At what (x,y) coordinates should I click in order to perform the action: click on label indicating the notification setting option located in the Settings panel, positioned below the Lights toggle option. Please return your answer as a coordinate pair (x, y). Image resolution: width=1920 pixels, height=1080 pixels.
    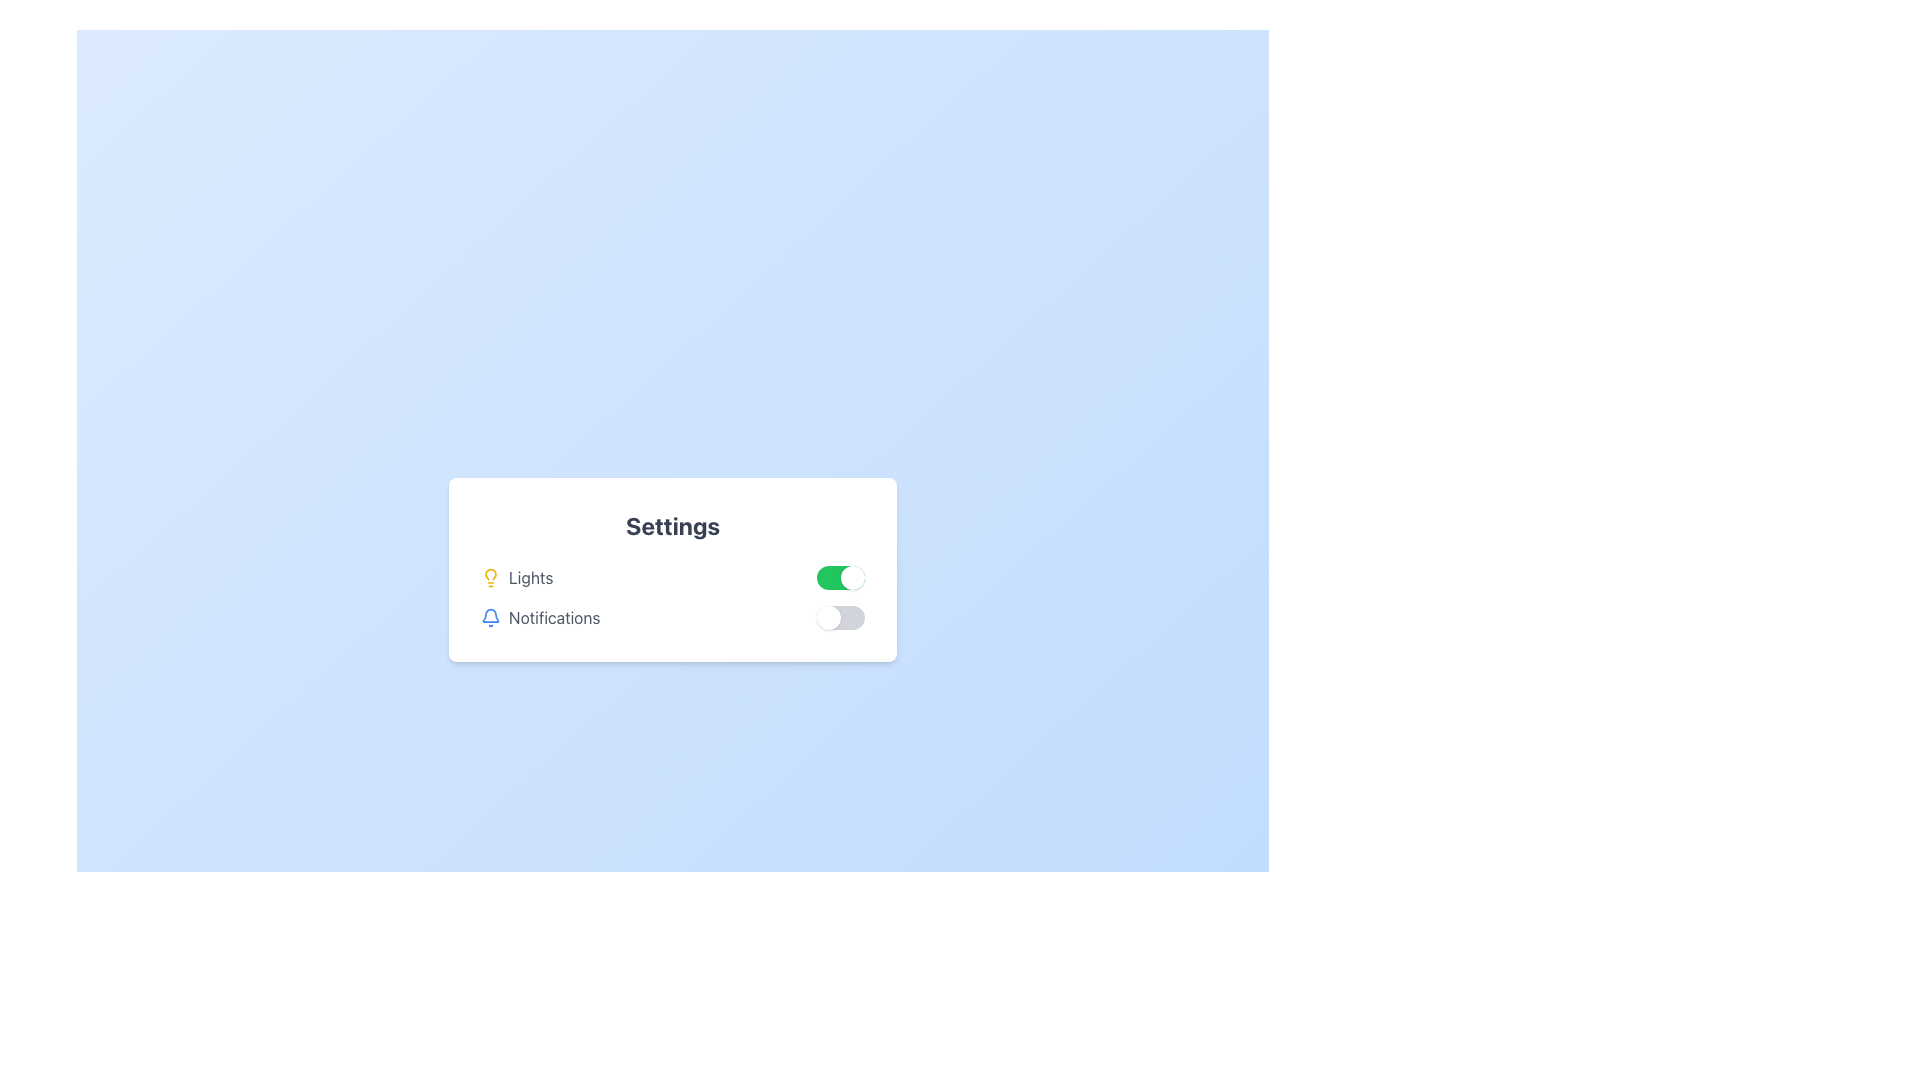
    Looking at the image, I should click on (540, 616).